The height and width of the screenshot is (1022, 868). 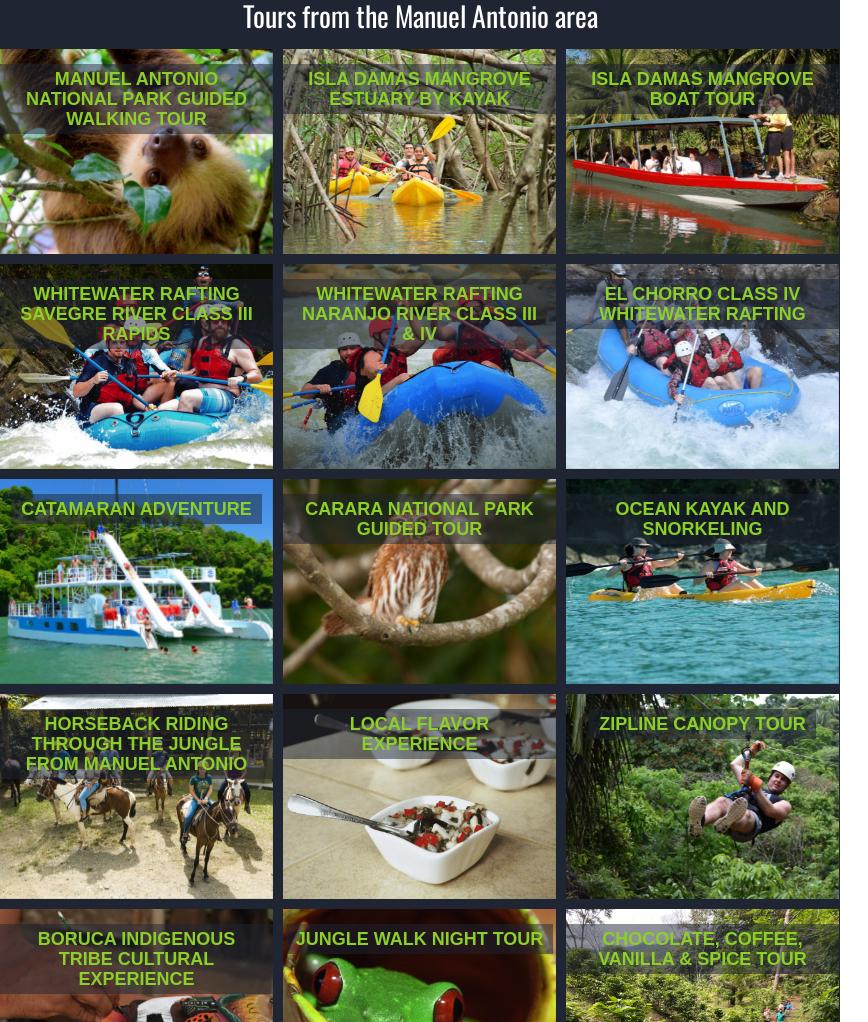 What do you see at coordinates (134, 822) in the screenshot?
I see `'Are you ready to ride horseback through the mountain, surrounded by diverse tropical fauna and local wildlife?'` at bounding box center [134, 822].